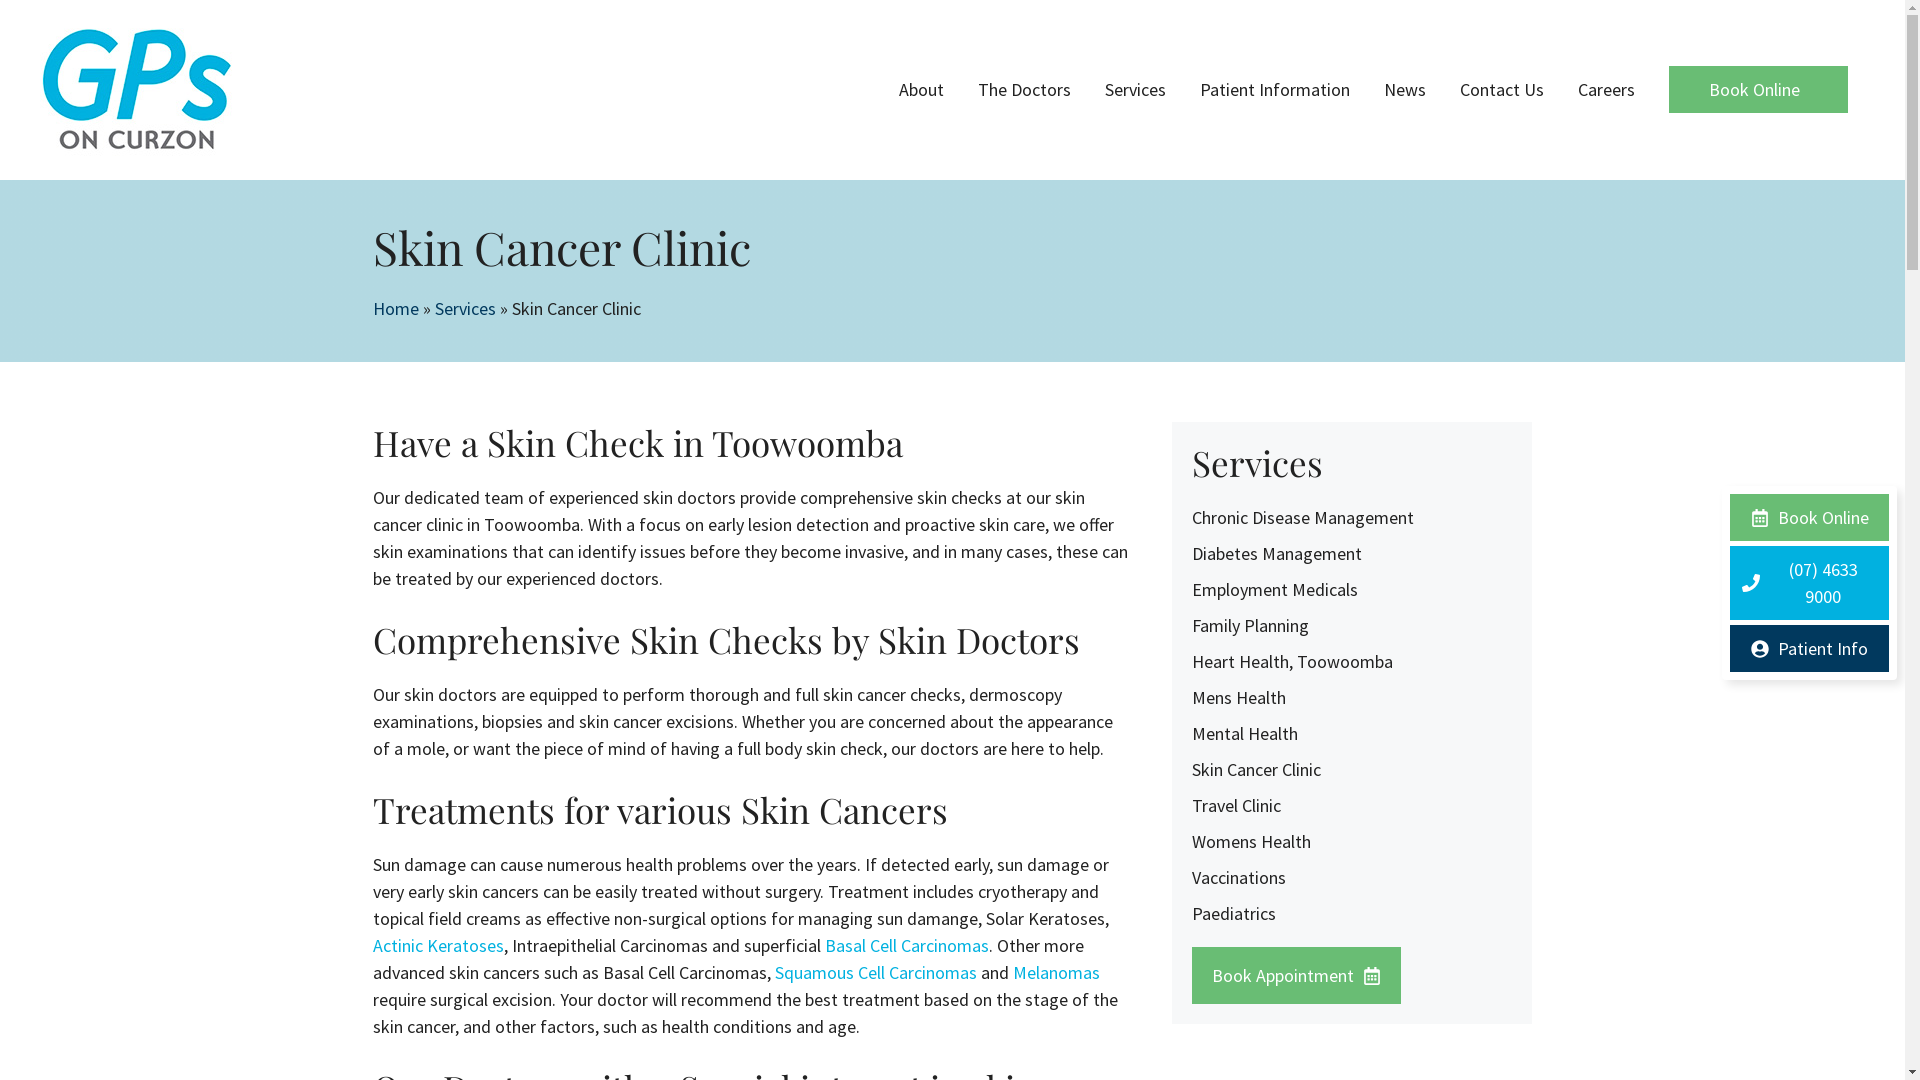 The height and width of the screenshot is (1080, 1920). Describe the element at coordinates (1255, 768) in the screenshot. I see `'Skin Cancer Clinic'` at that location.